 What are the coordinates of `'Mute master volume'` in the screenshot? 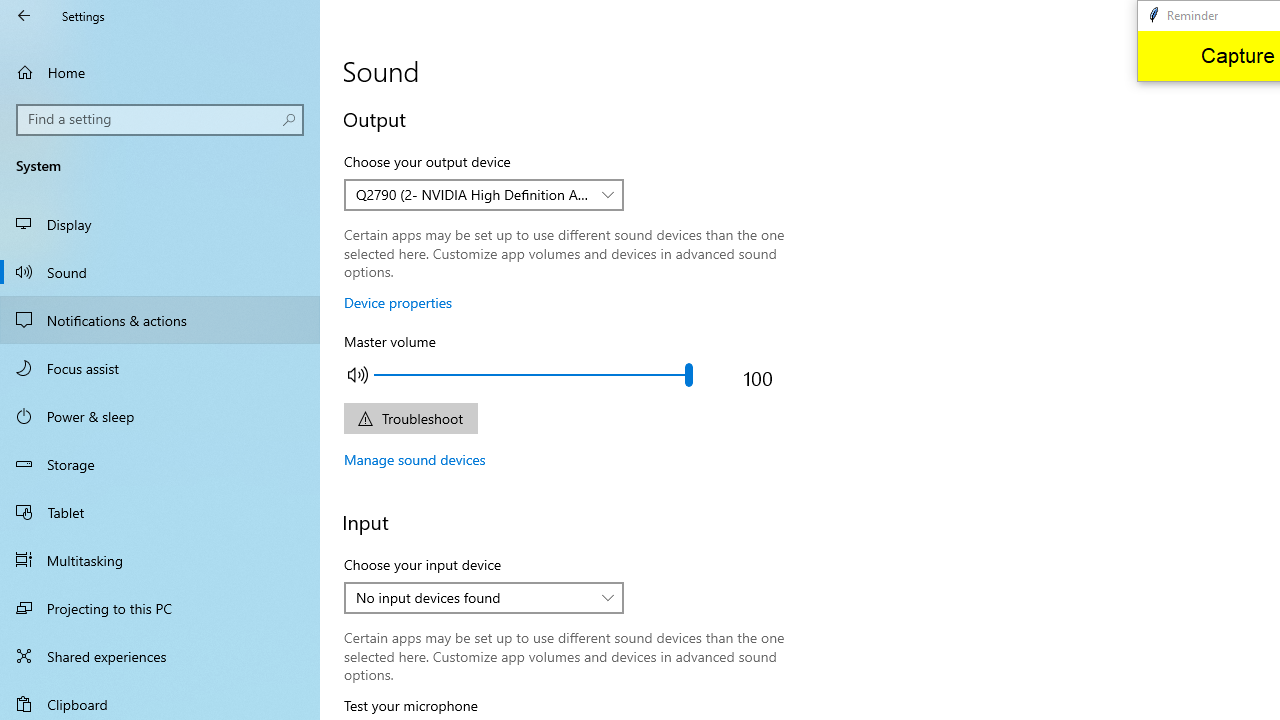 It's located at (358, 374).